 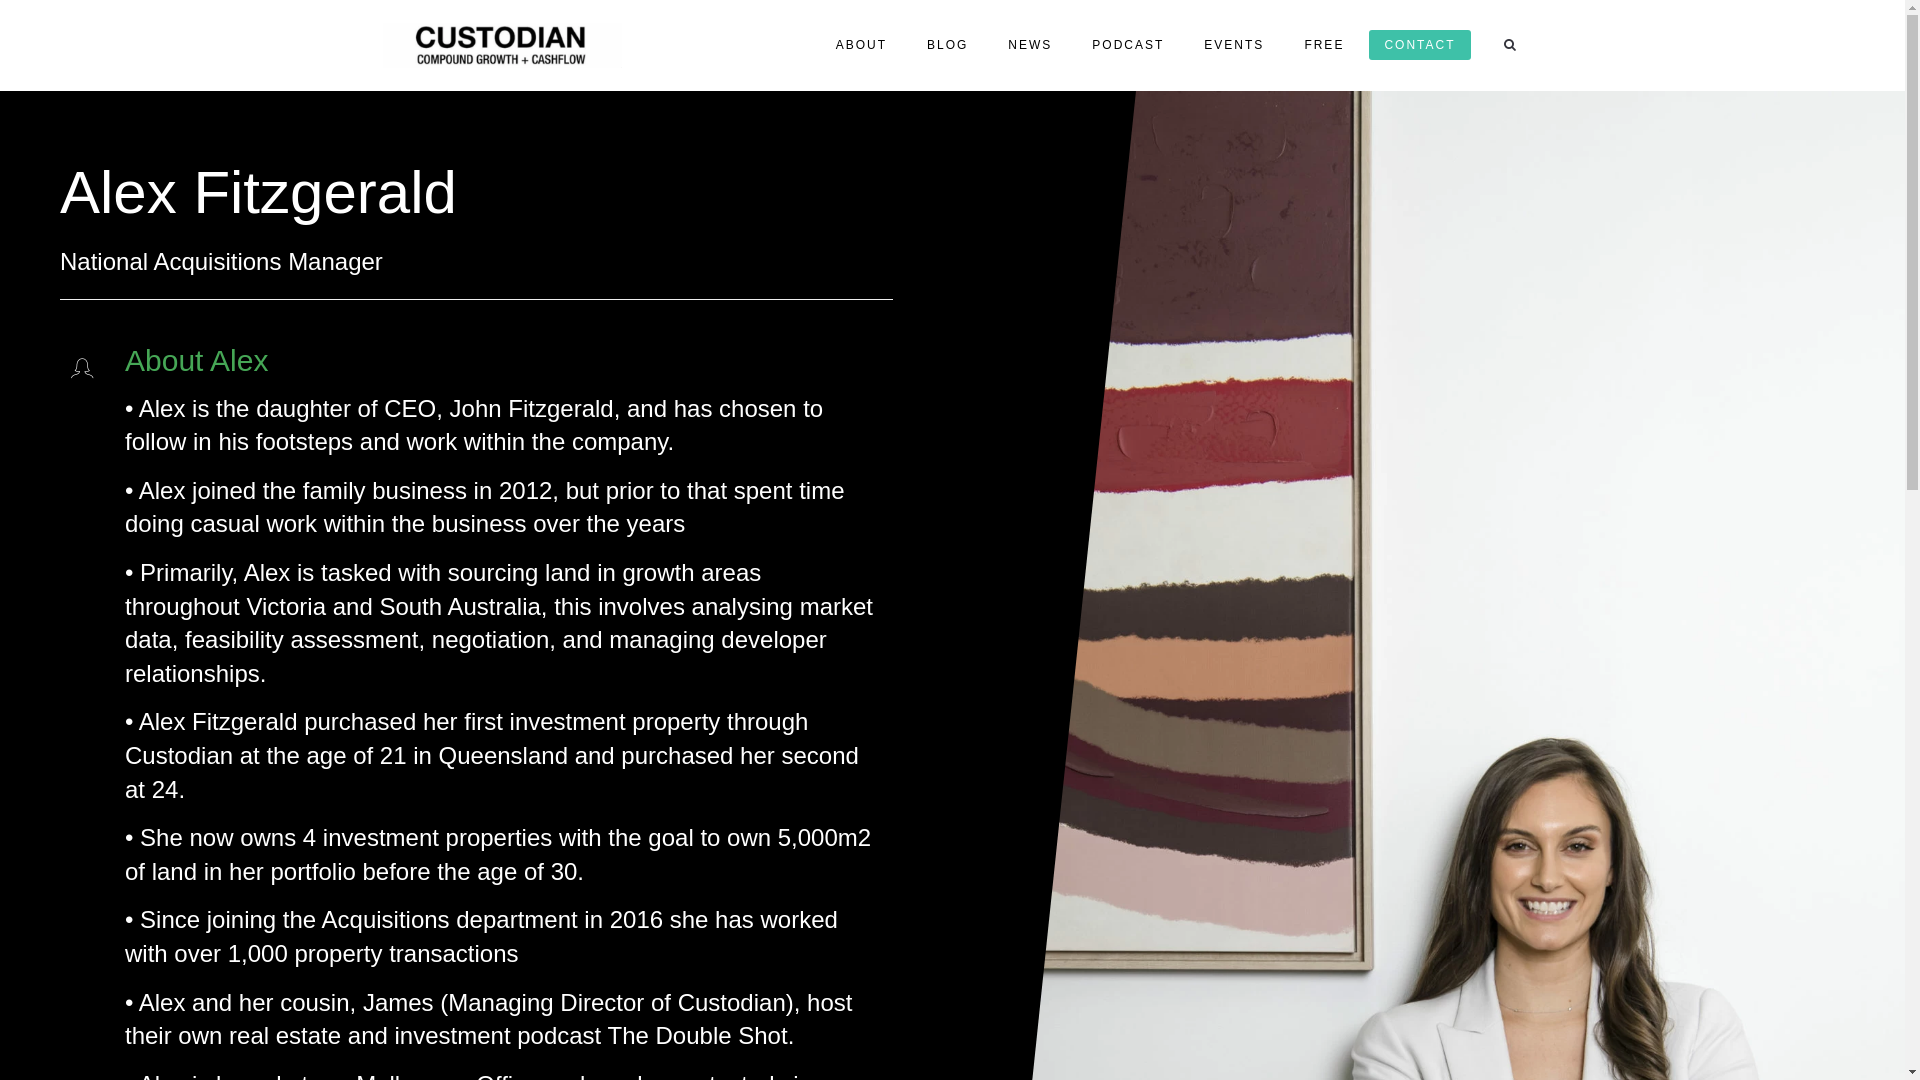 I want to click on 'ABOUT', so click(x=861, y=45).